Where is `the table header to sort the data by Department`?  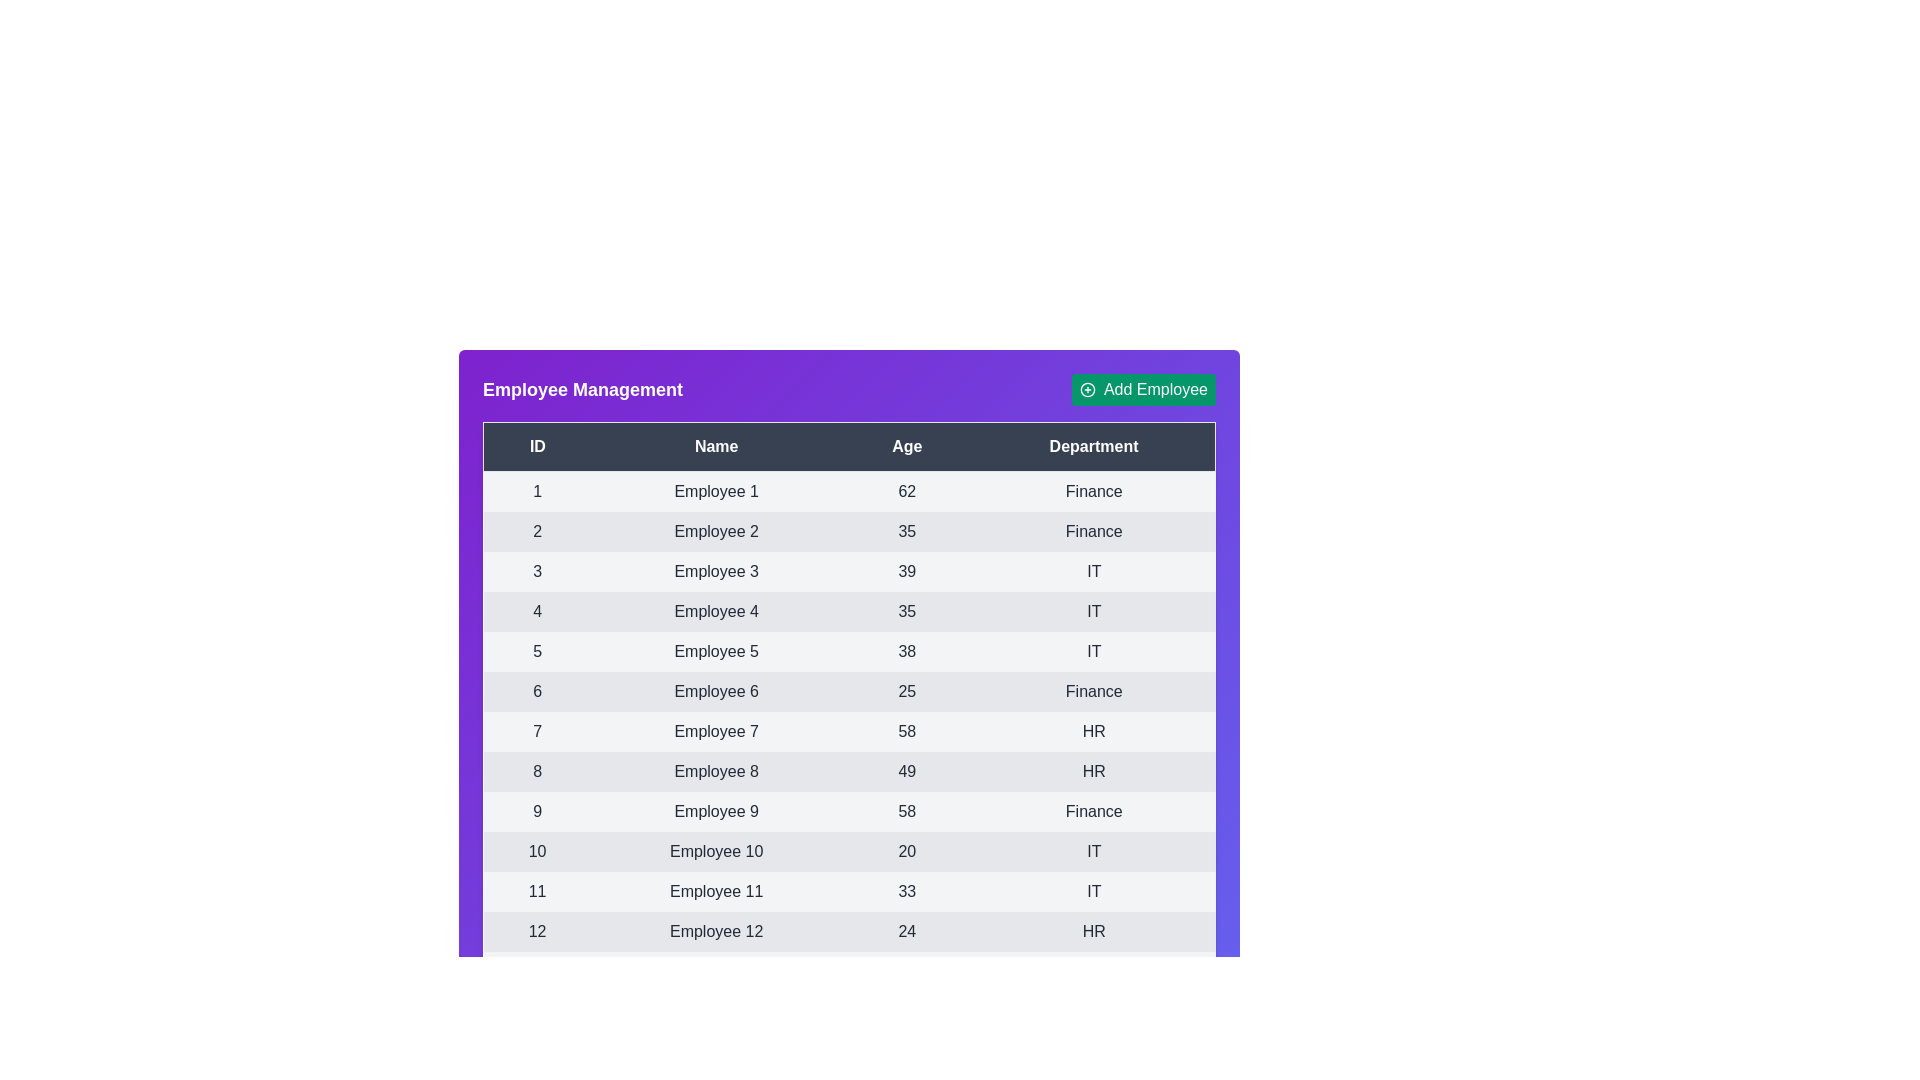 the table header to sort the data by Department is located at coordinates (1093, 446).